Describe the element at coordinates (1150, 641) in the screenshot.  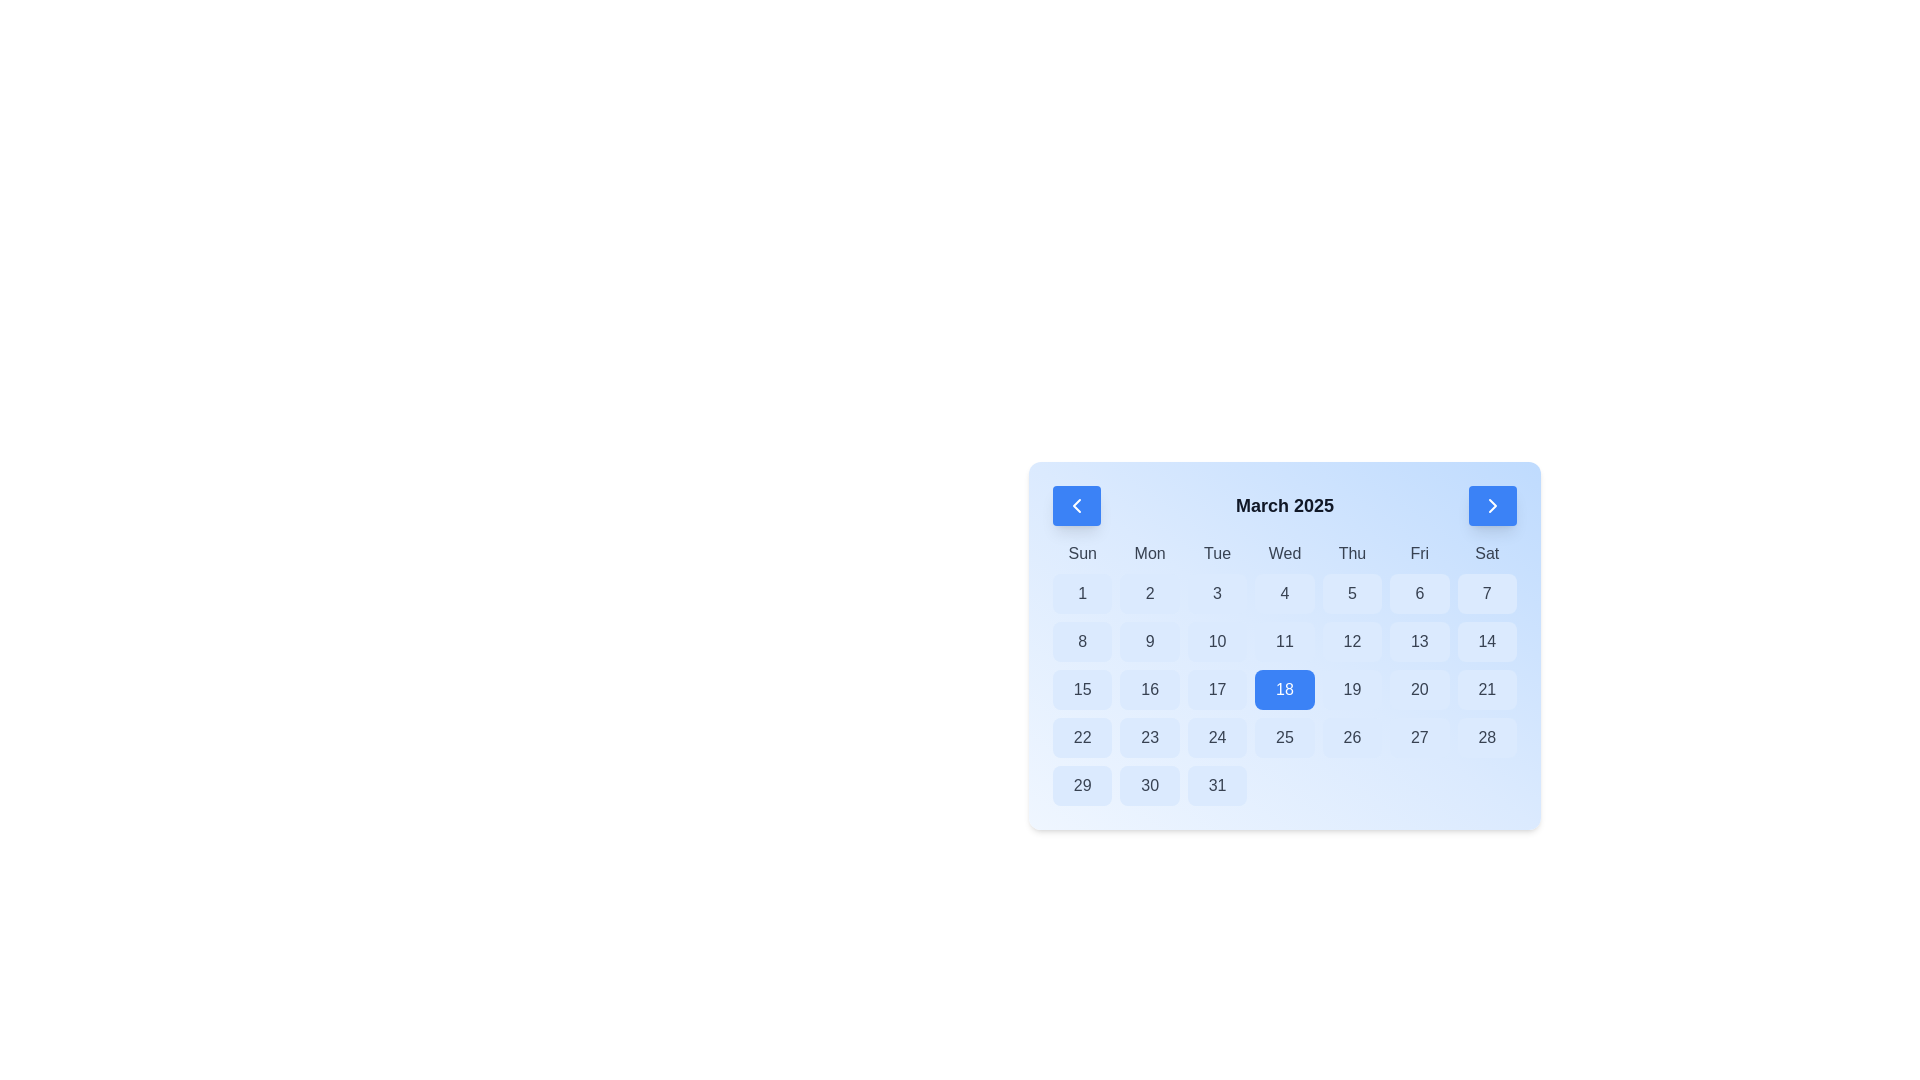
I see `the rounded light blue button displaying the number '9' to trigger the hover effect and see the visual response` at that location.